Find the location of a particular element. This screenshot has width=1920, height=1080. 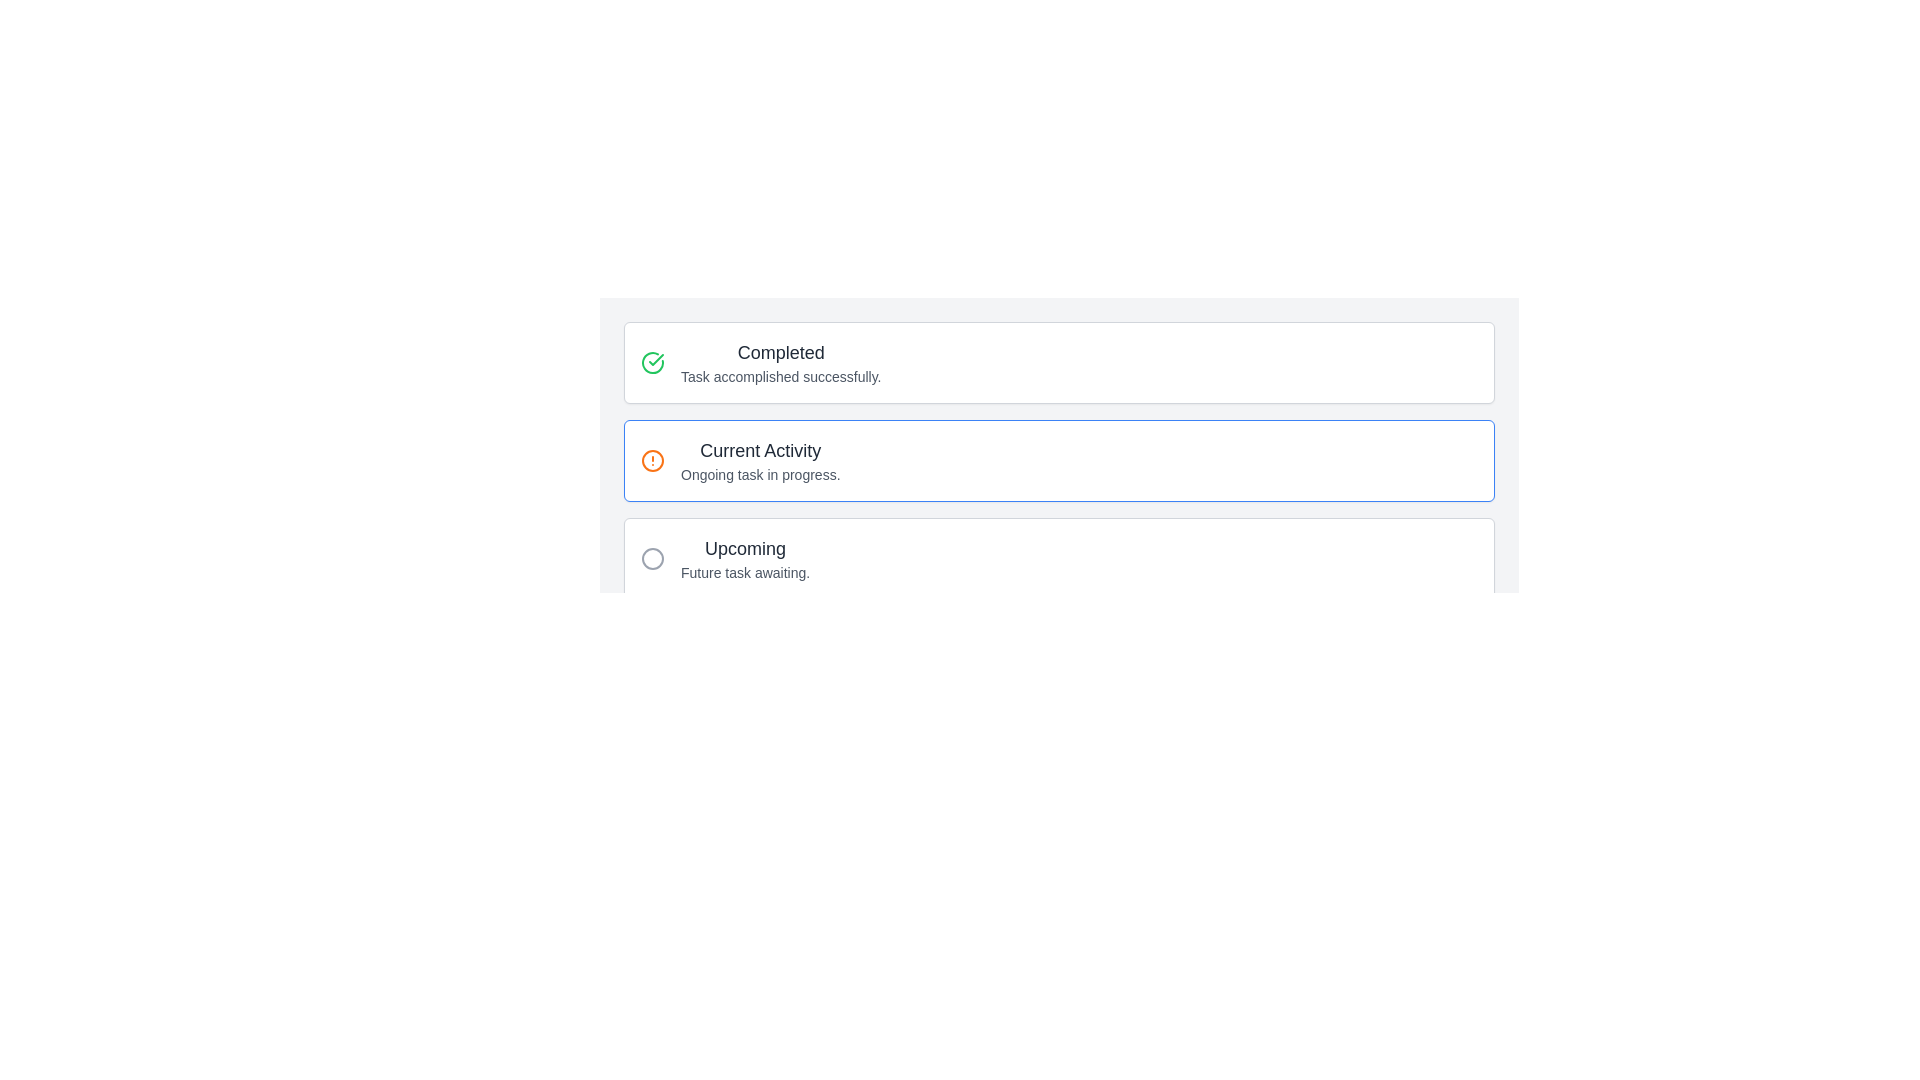

the static text element that reads 'Future task awaiting.' located below the 'Upcoming' text in gray color is located at coordinates (744, 573).